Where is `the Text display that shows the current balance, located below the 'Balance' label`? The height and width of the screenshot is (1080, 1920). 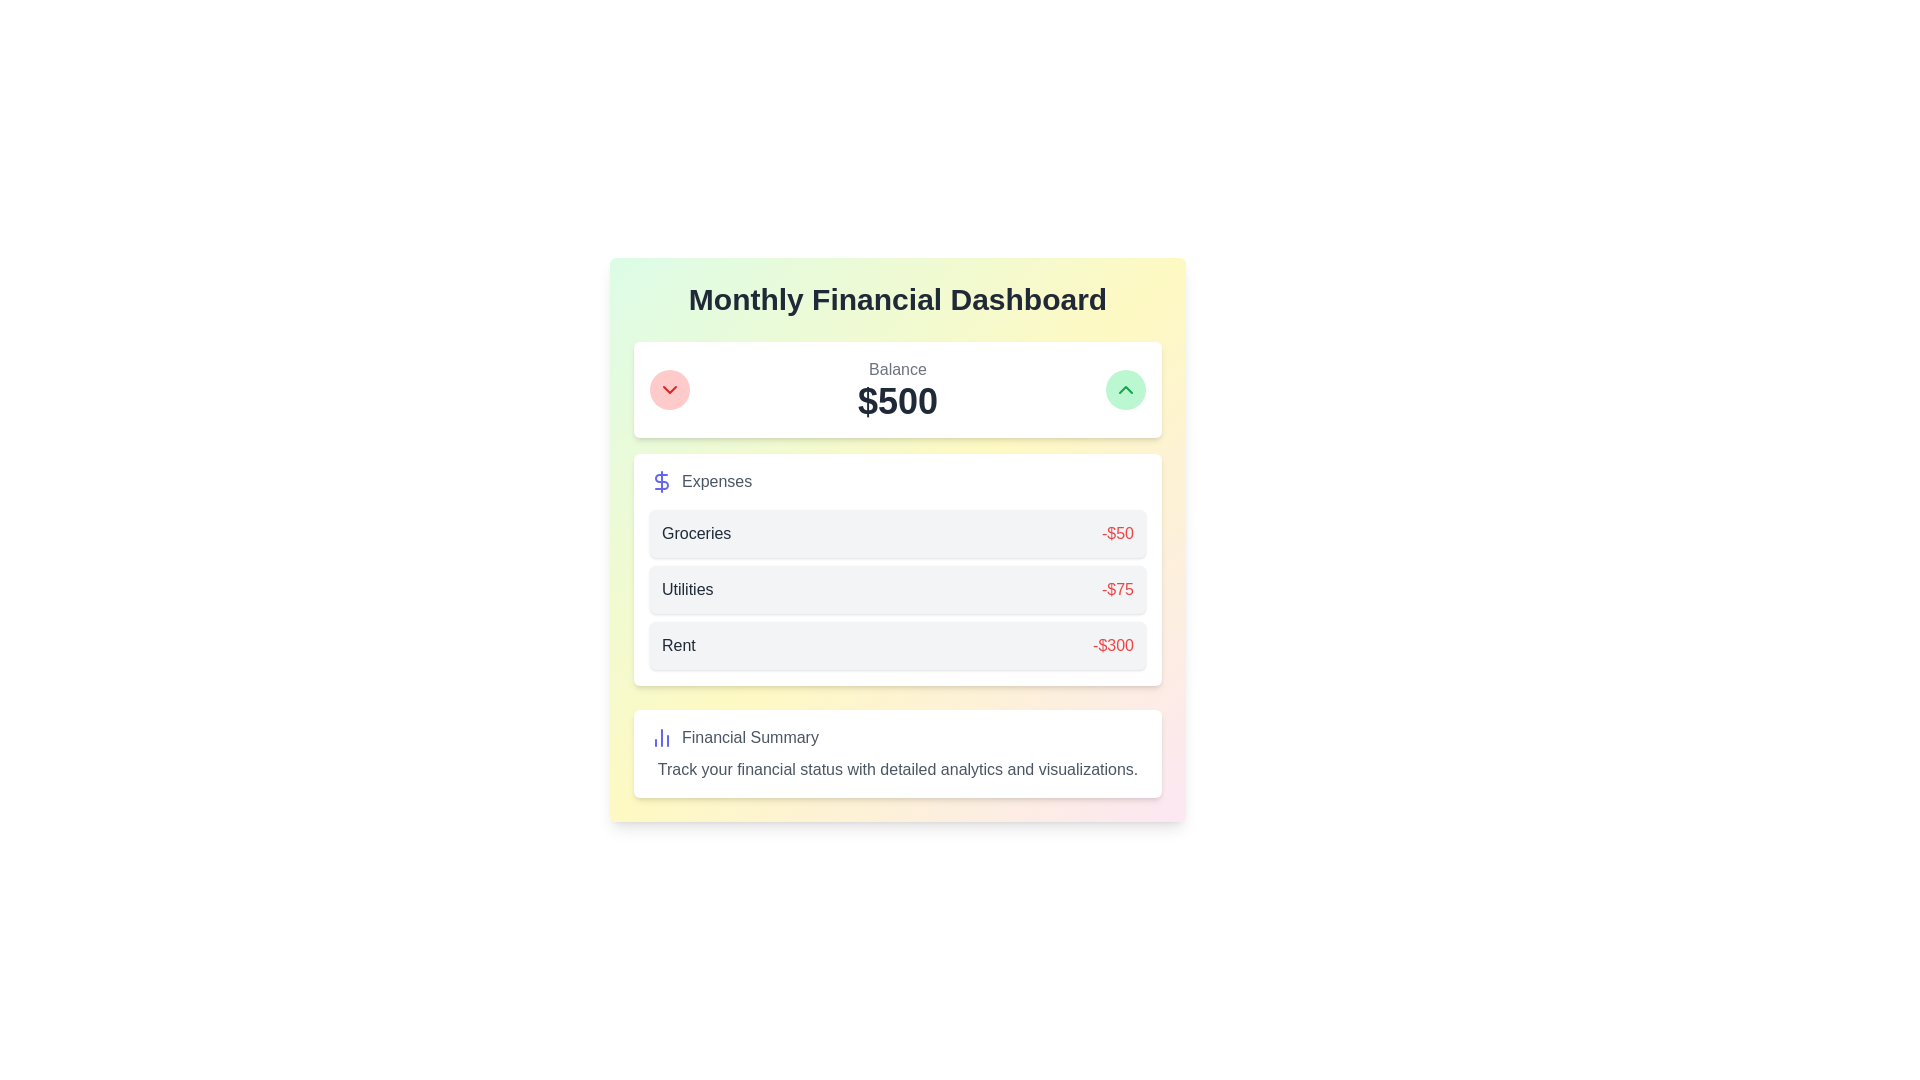
the Text display that shows the current balance, located below the 'Balance' label is located at coordinates (896, 401).